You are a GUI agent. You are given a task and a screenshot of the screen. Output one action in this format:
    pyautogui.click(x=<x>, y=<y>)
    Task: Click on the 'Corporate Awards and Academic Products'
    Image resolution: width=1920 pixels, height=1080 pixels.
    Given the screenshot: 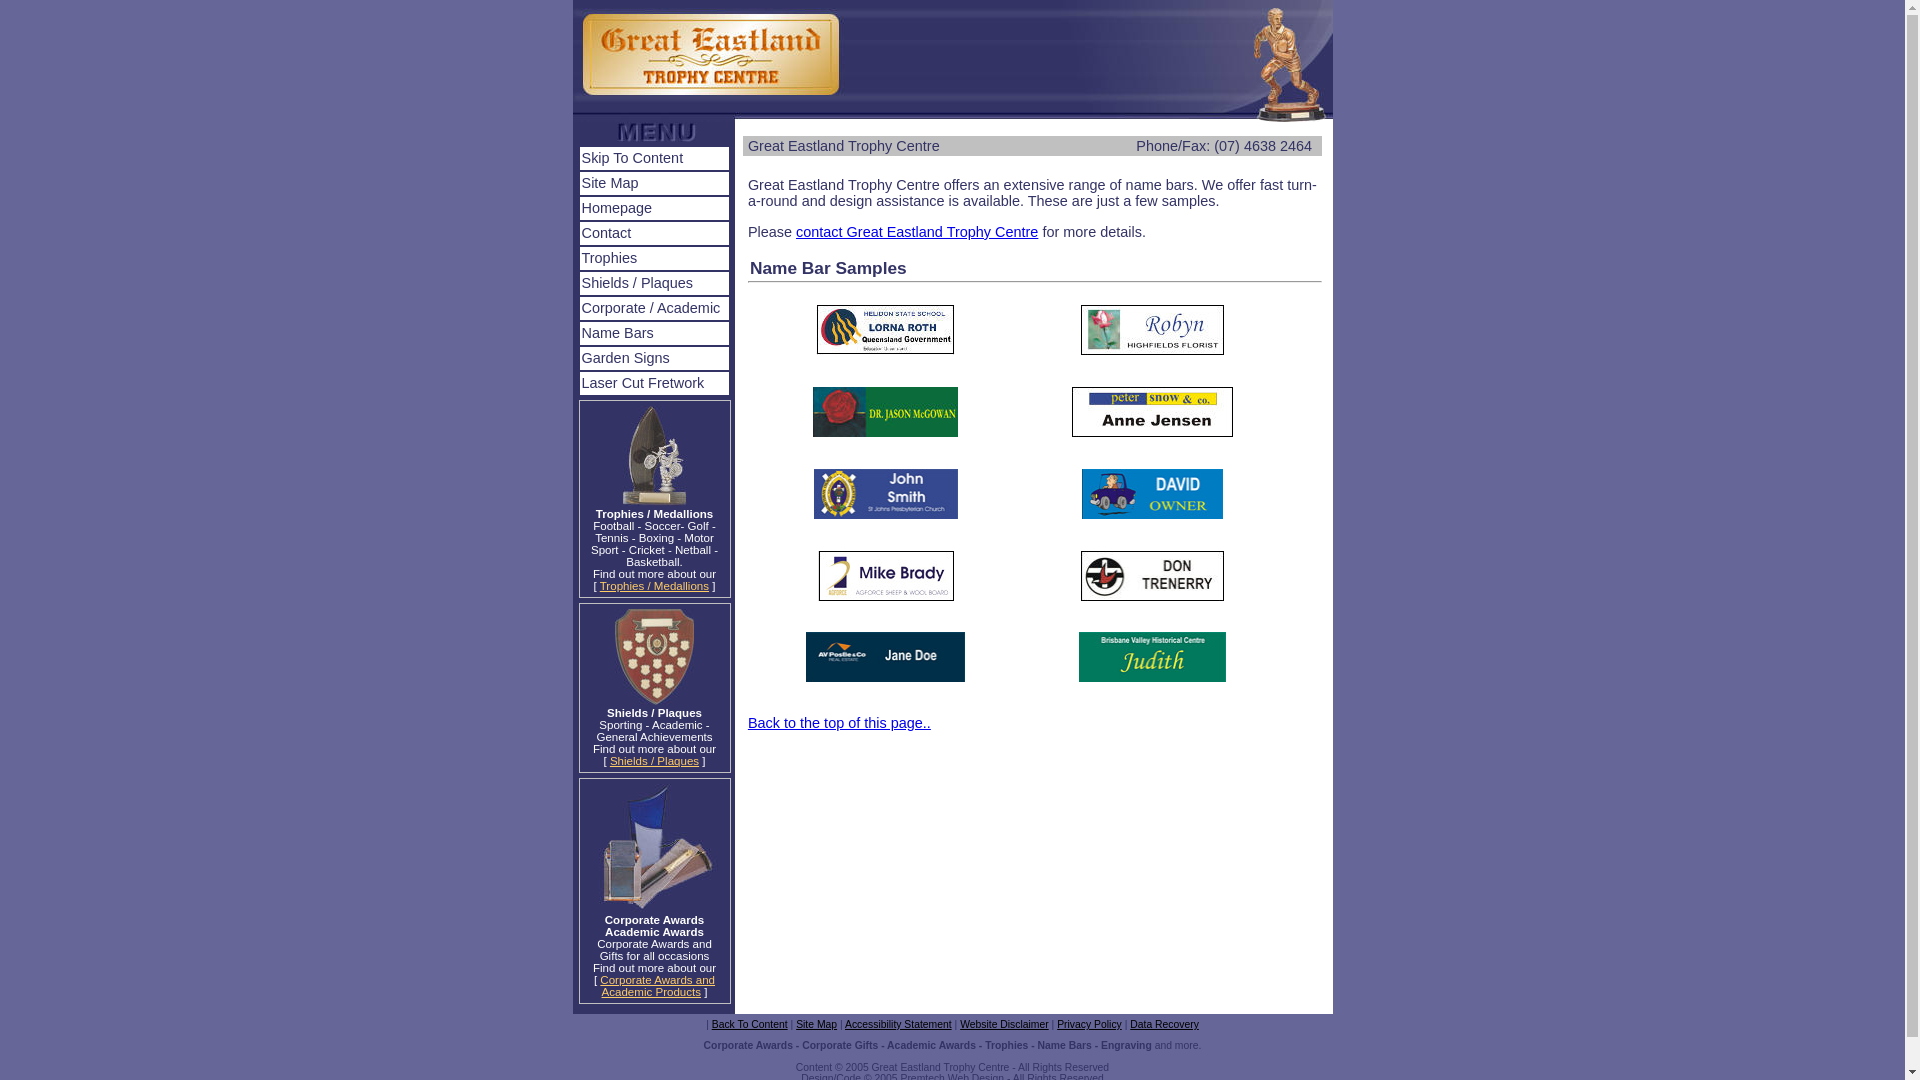 What is the action you would take?
    pyautogui.click(x=657, y=985)
    